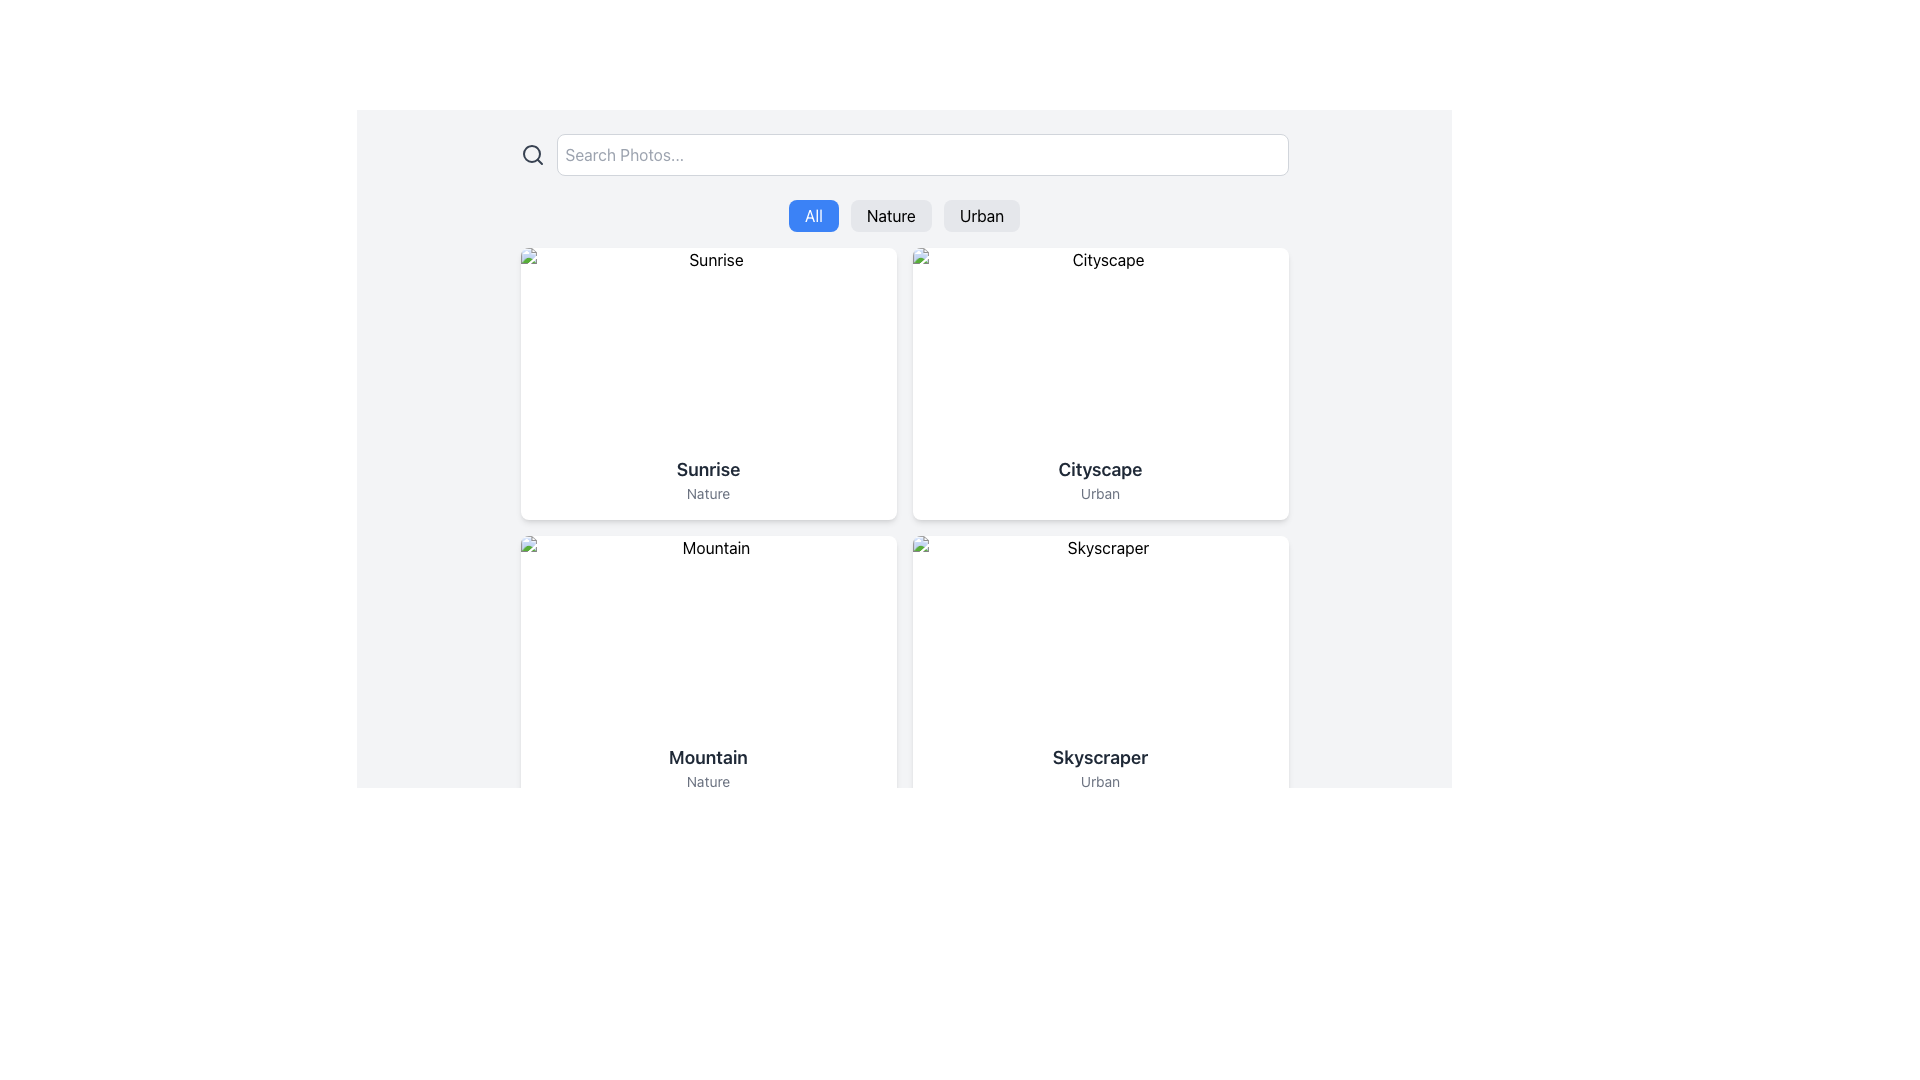 This screenshot has height=1080, width=1920. I want to click on text content from the Text Block located in the lower section of the card layout on the middle left of the grid, which contains a title and a subtitle, so click(708, 479).